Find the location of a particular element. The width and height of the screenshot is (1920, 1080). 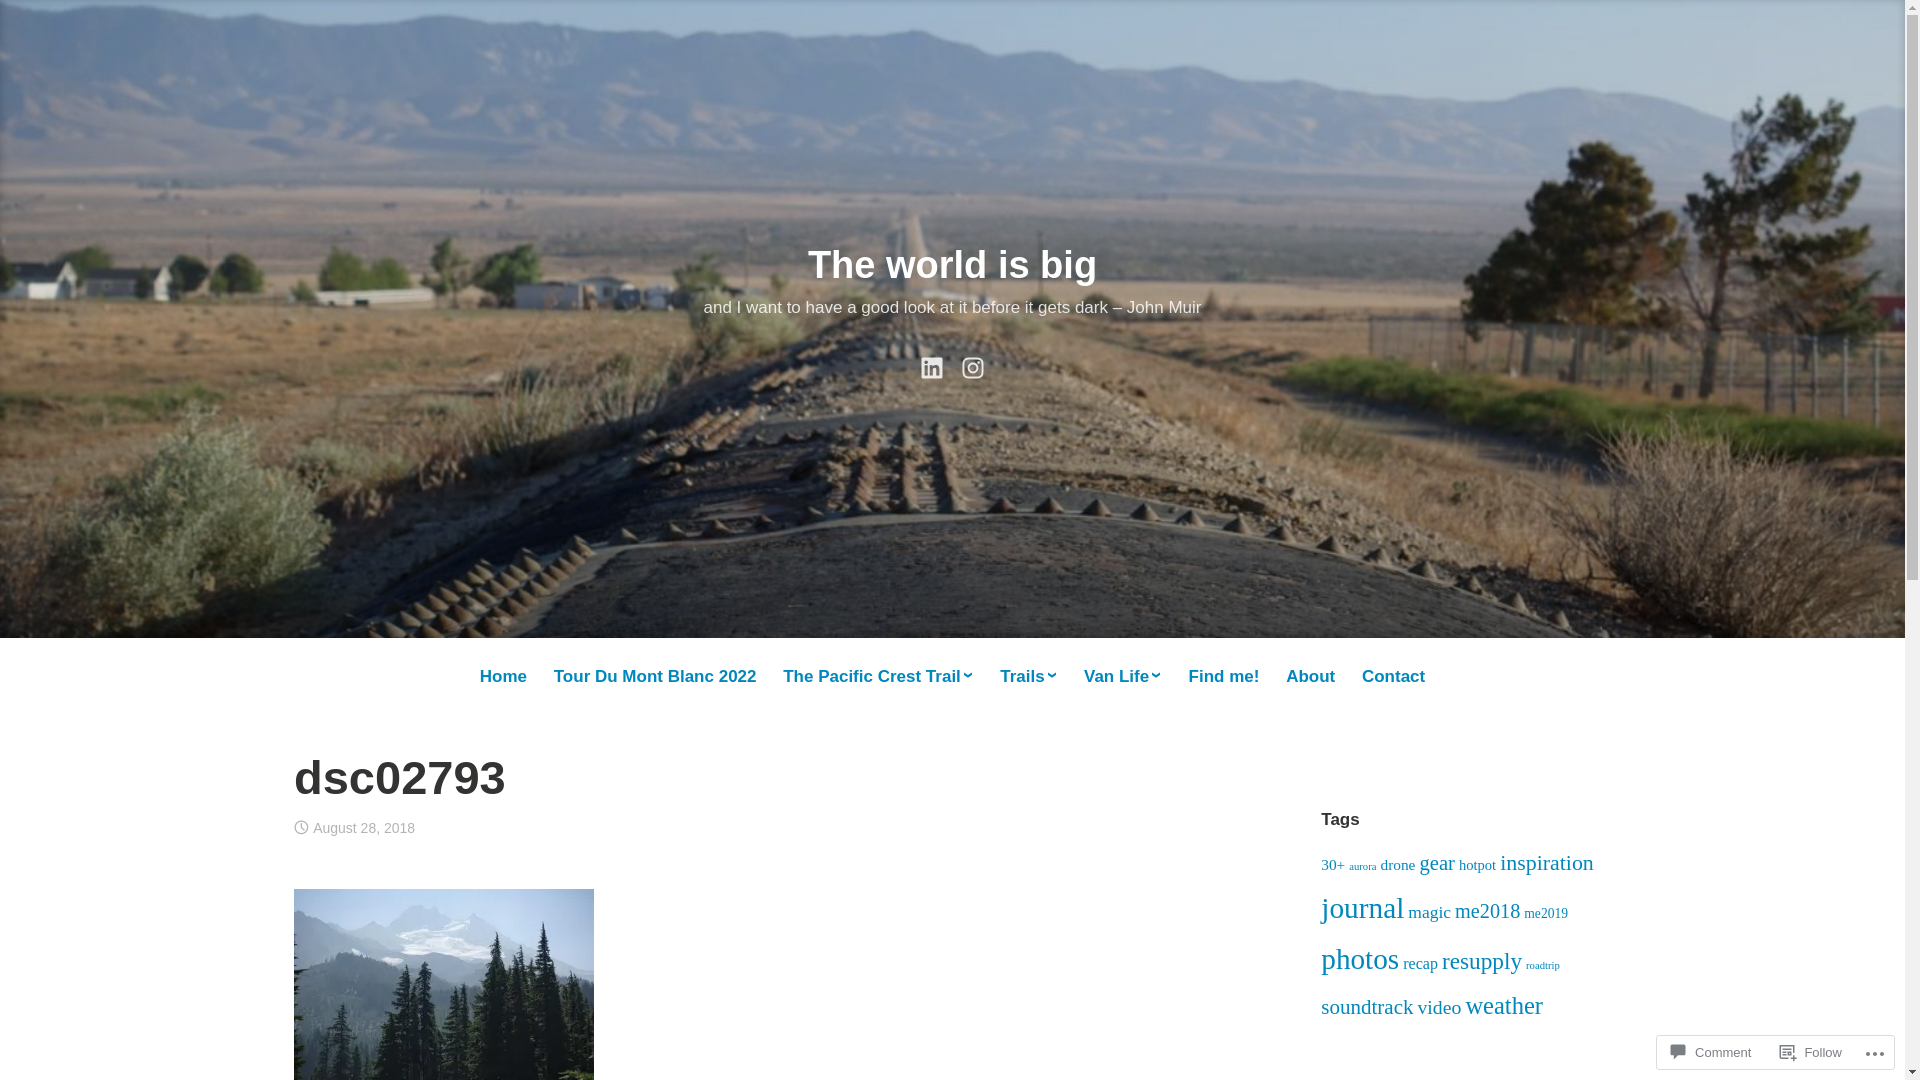

'Van Life' is located at coordinates (1079, 676).